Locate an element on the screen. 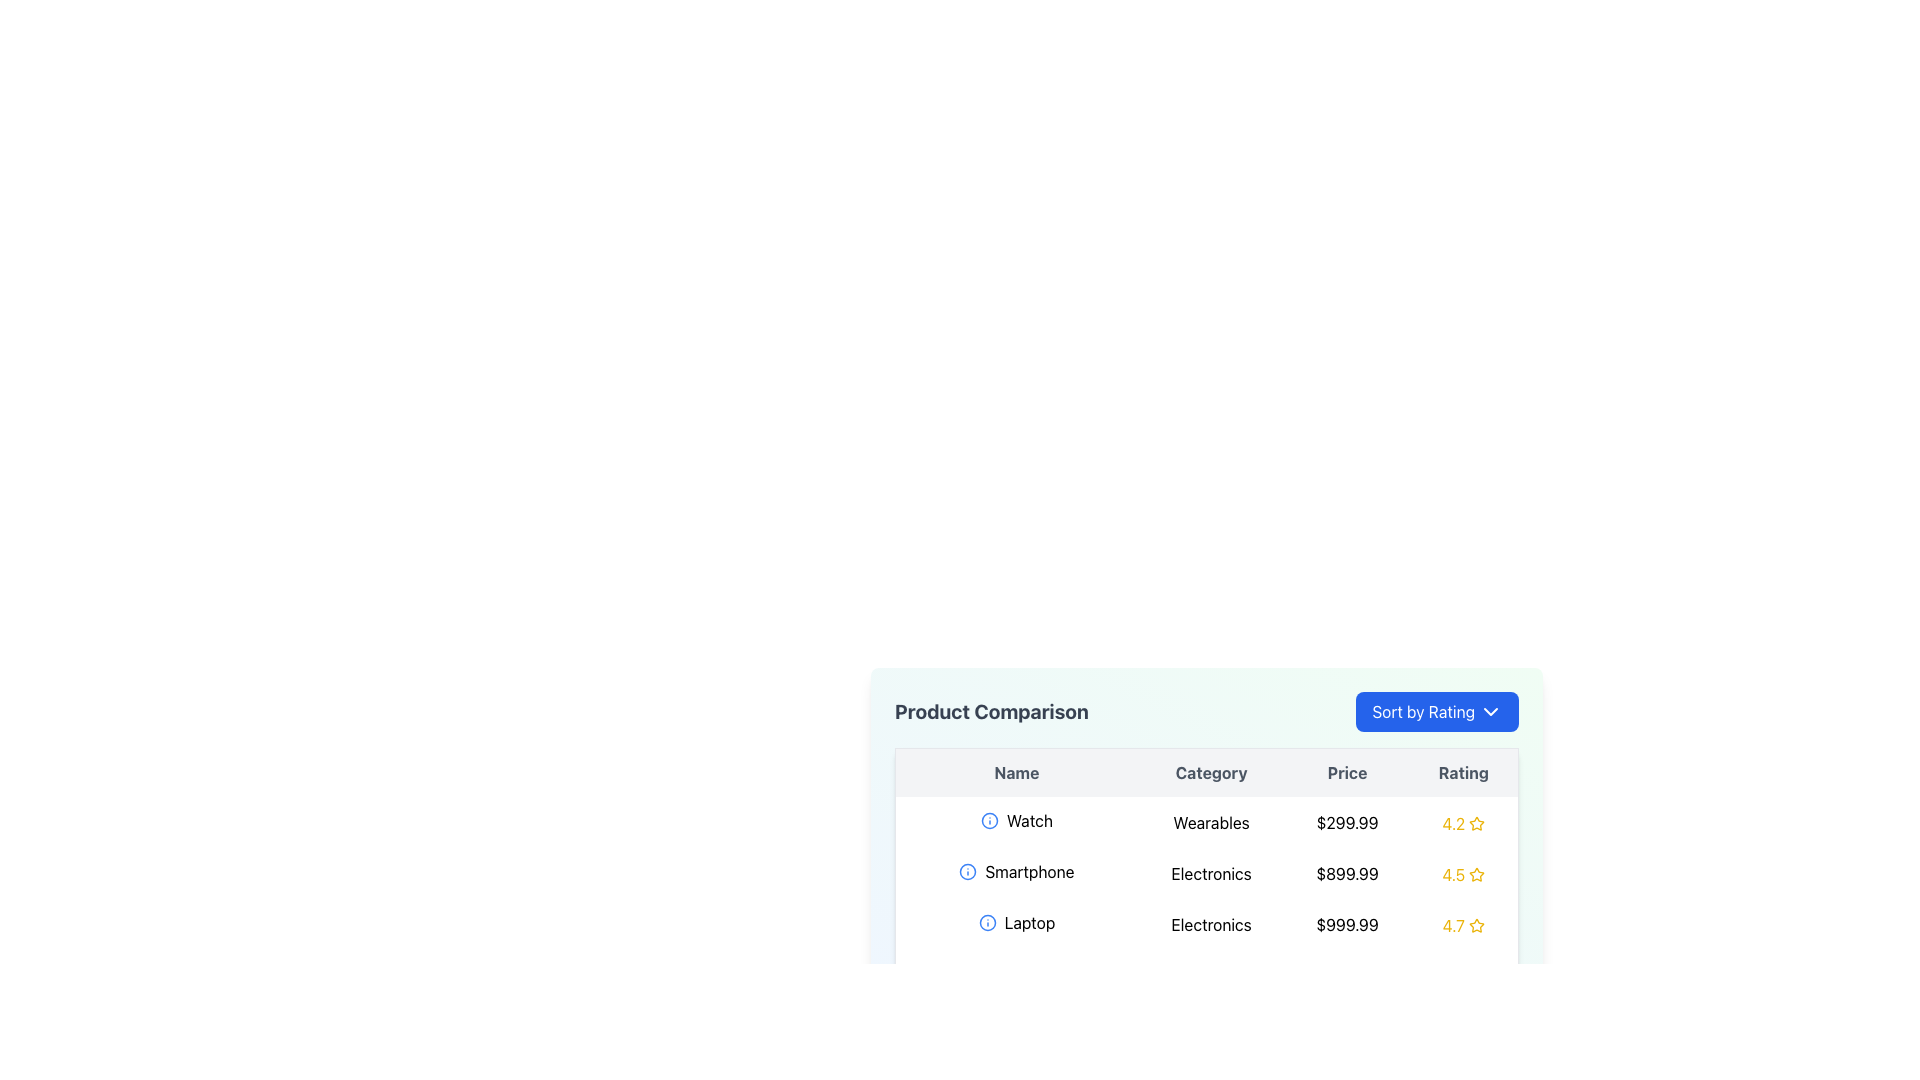 This screenshot has width=1920, height=1080. the star icon representing the rating of 4.7 in the 'Rating' column of the last row for the 'Electronics' category product priced at $999.99 is located at coordinates (1476, 925).